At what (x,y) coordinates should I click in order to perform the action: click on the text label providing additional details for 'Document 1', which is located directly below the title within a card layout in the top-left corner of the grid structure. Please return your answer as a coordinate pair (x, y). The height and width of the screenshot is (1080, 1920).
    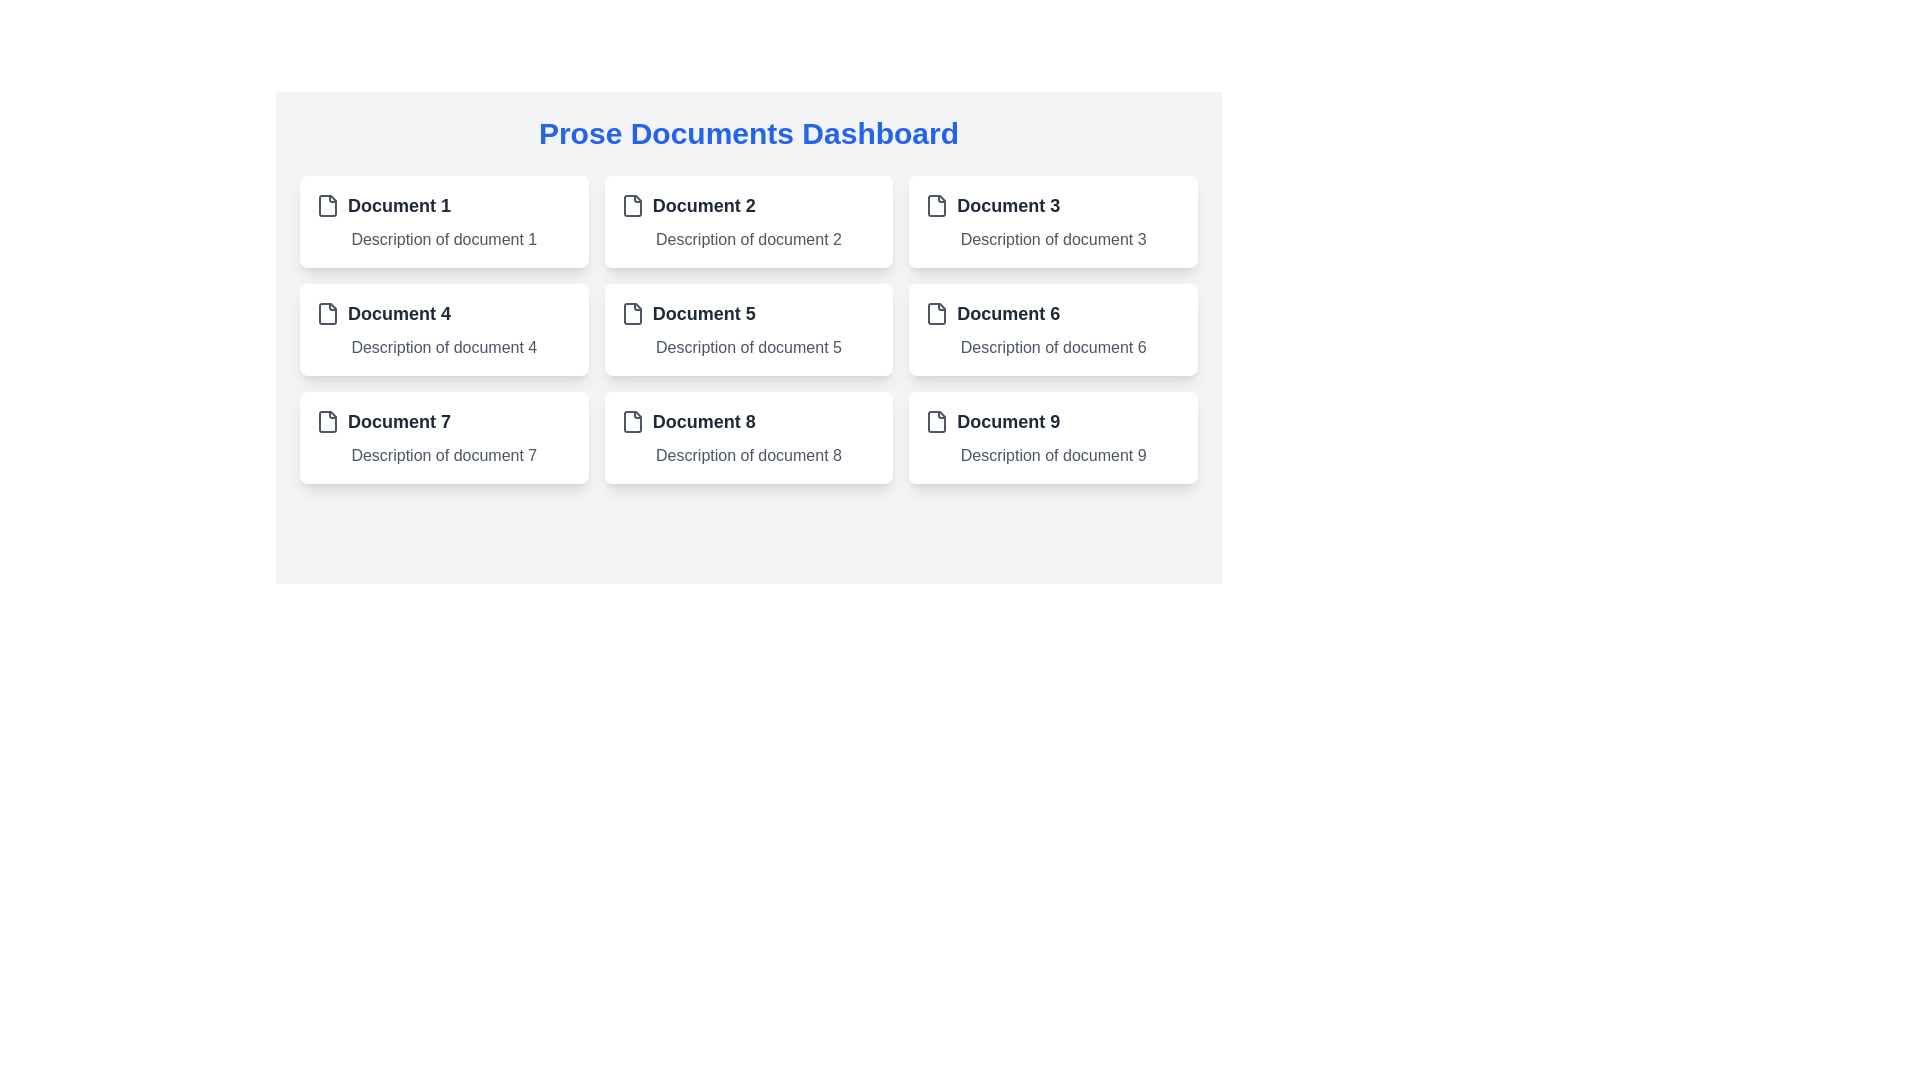
    Looking at the image, I should click on (443, 238).